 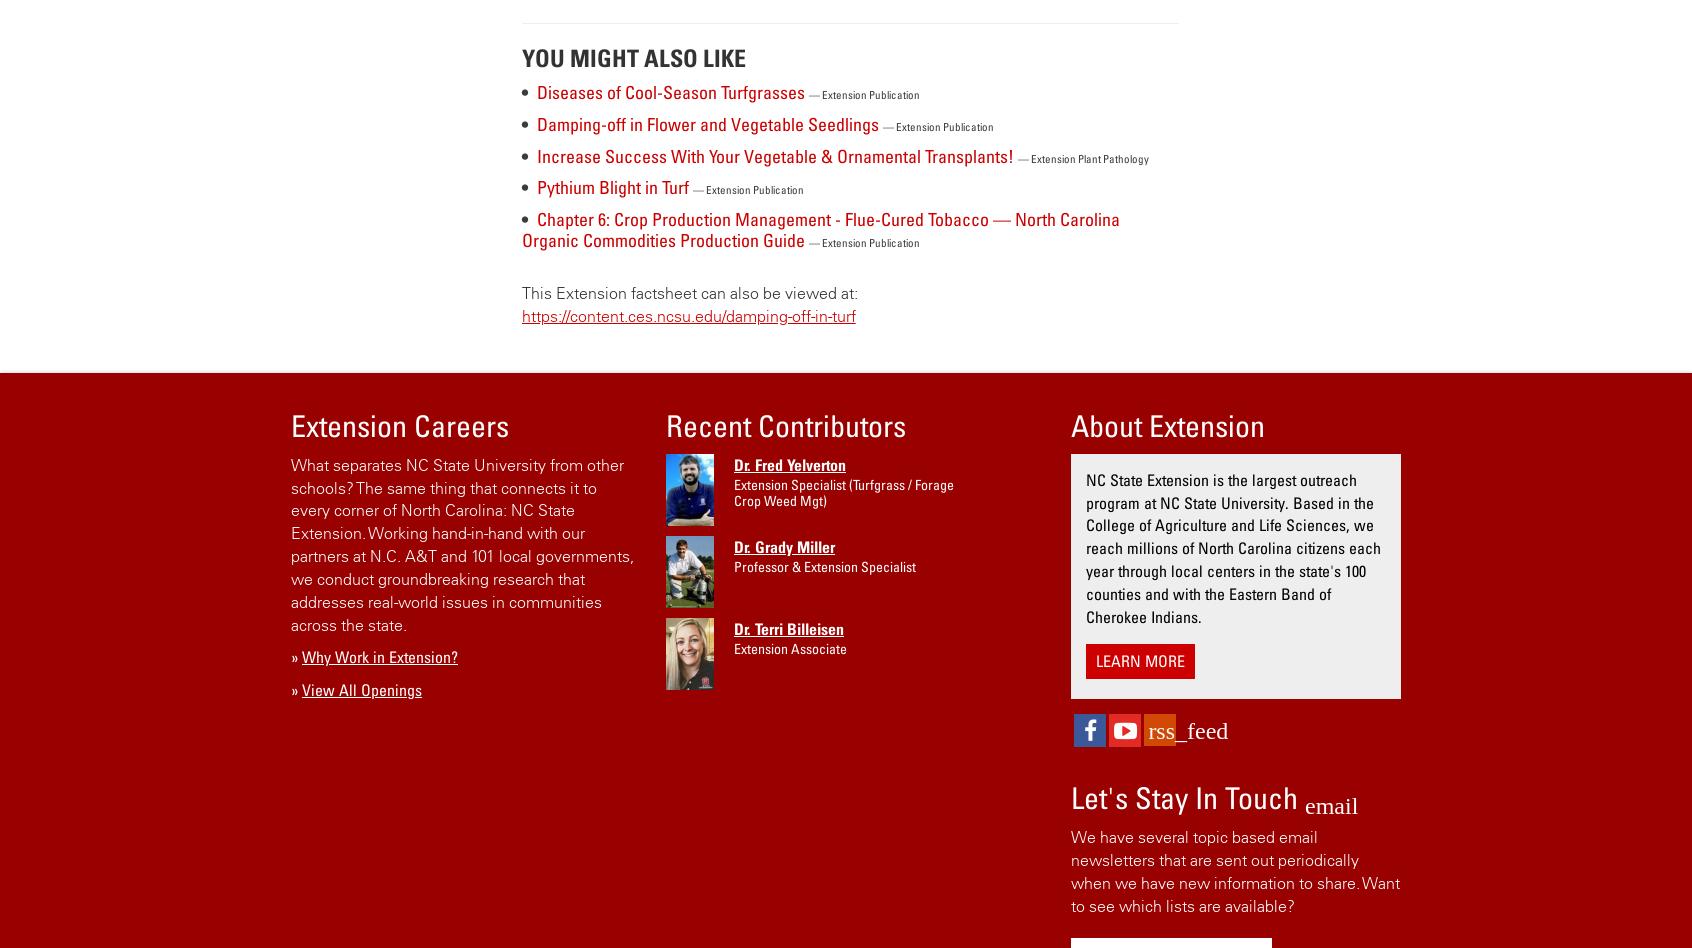 I want to click on 'Extension Specialist (Turfgrass / Forage Crop Weed Mgt)', so click(x=843, y=492).